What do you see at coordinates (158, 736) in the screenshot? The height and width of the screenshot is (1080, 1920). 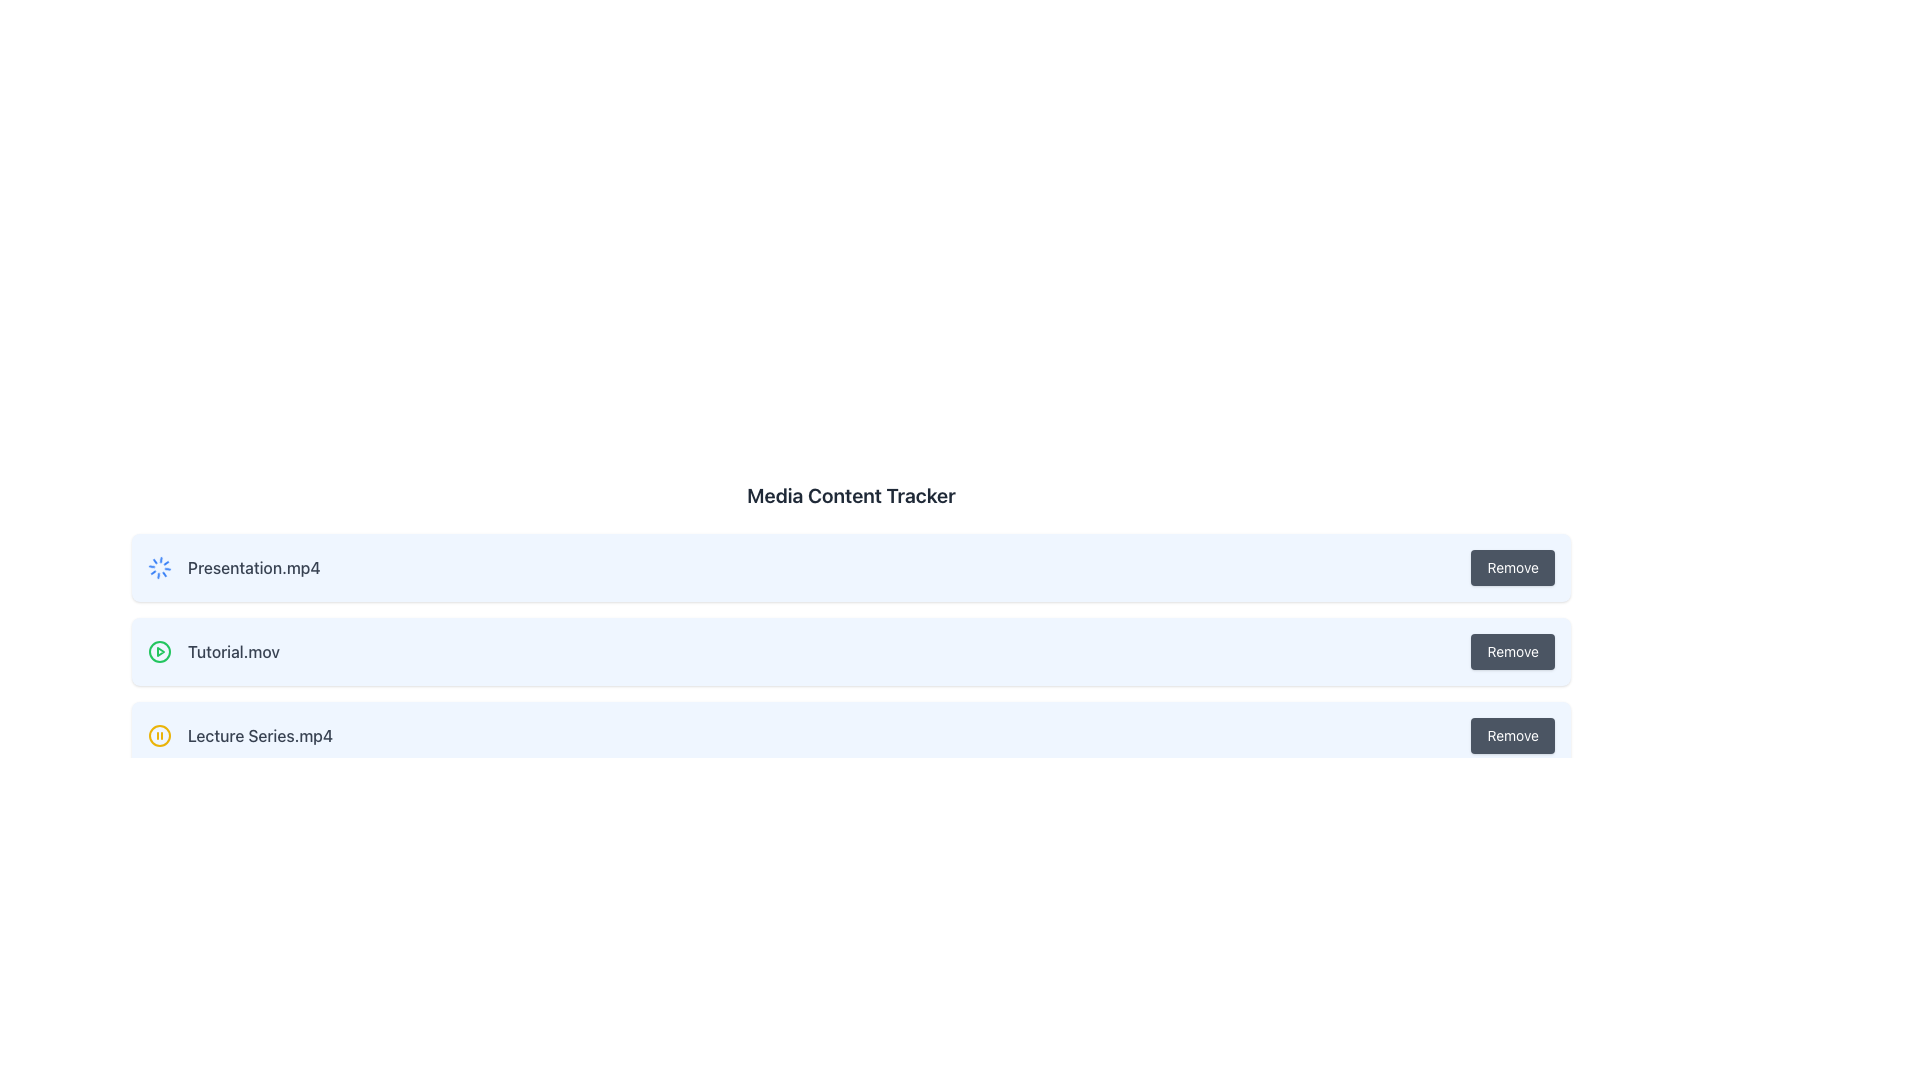 I see `the pause icon located to the left of 'Lecture Series.mp4' in the third row of the list in the tracker interface` at bounding box center [158, 736].